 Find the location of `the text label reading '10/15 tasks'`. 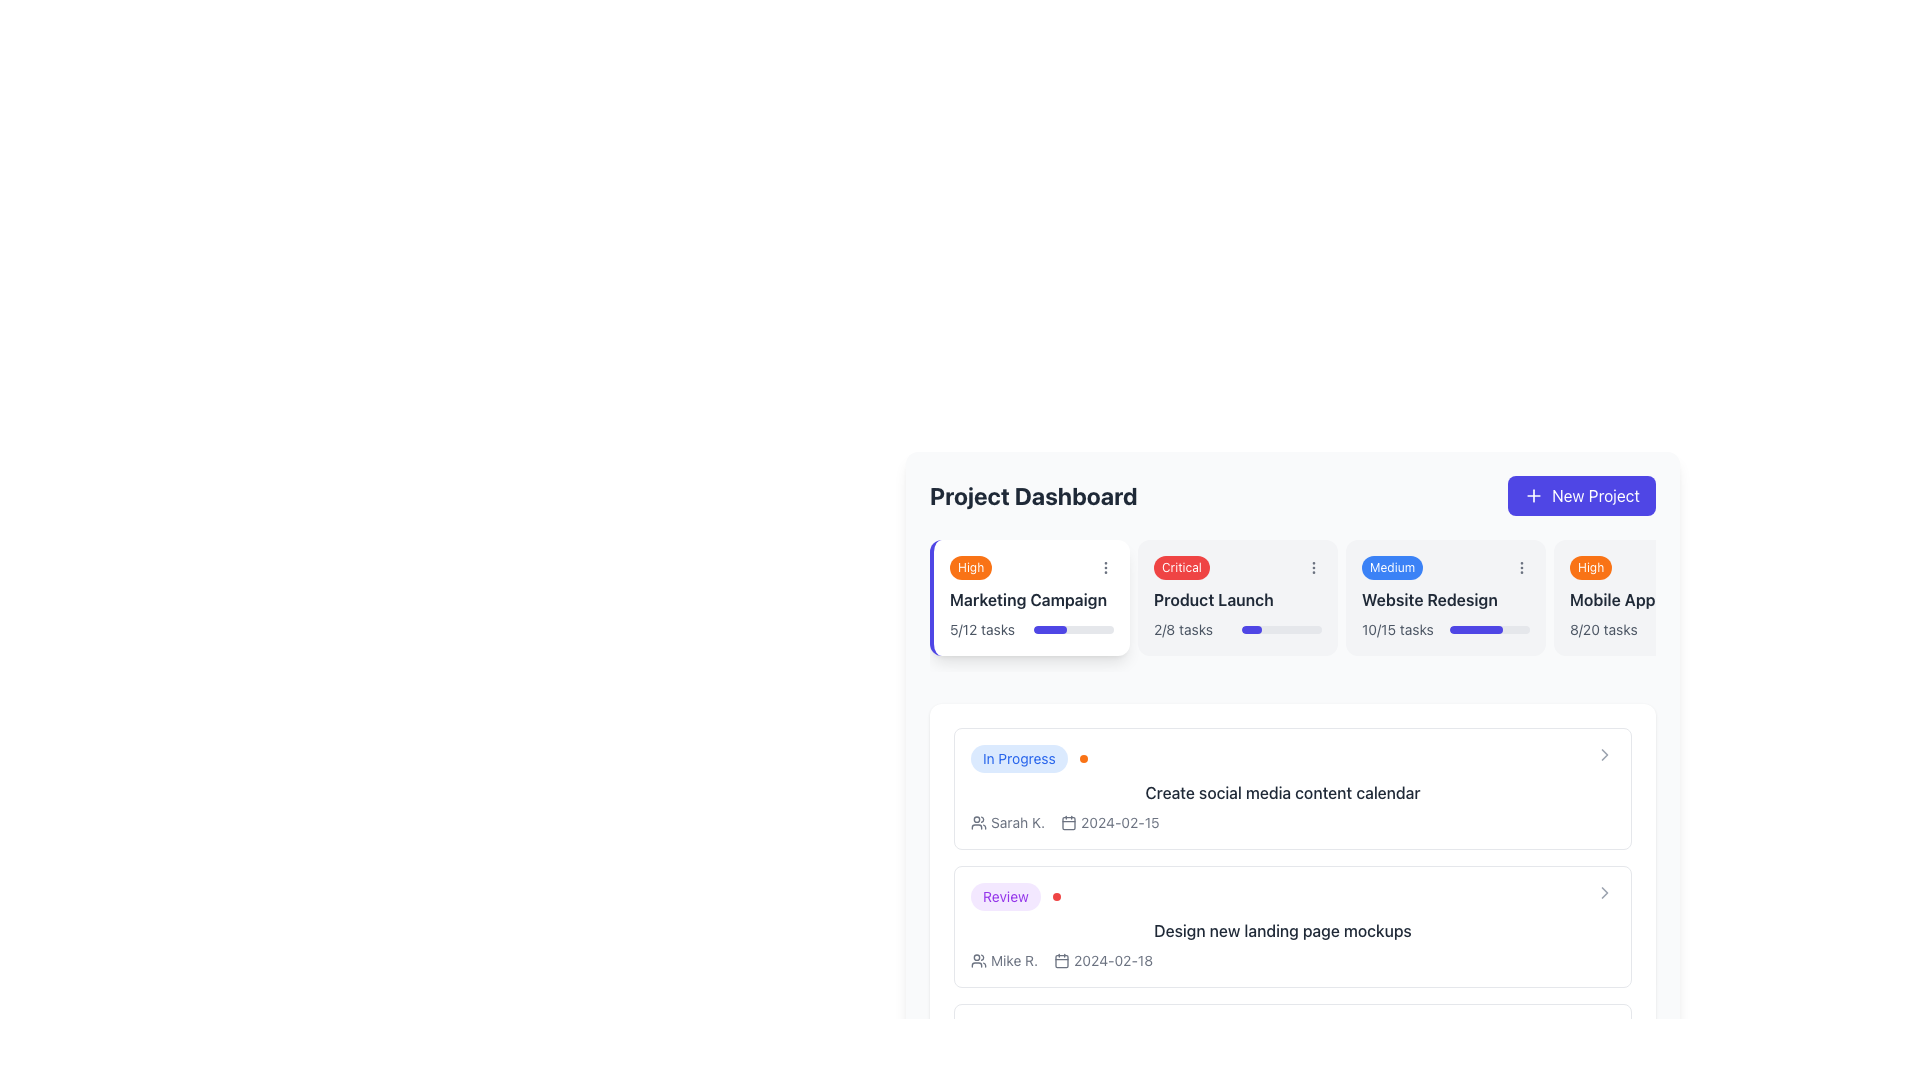

the text label reading '10/15 tasks' is located at coordinates (1396, 628).